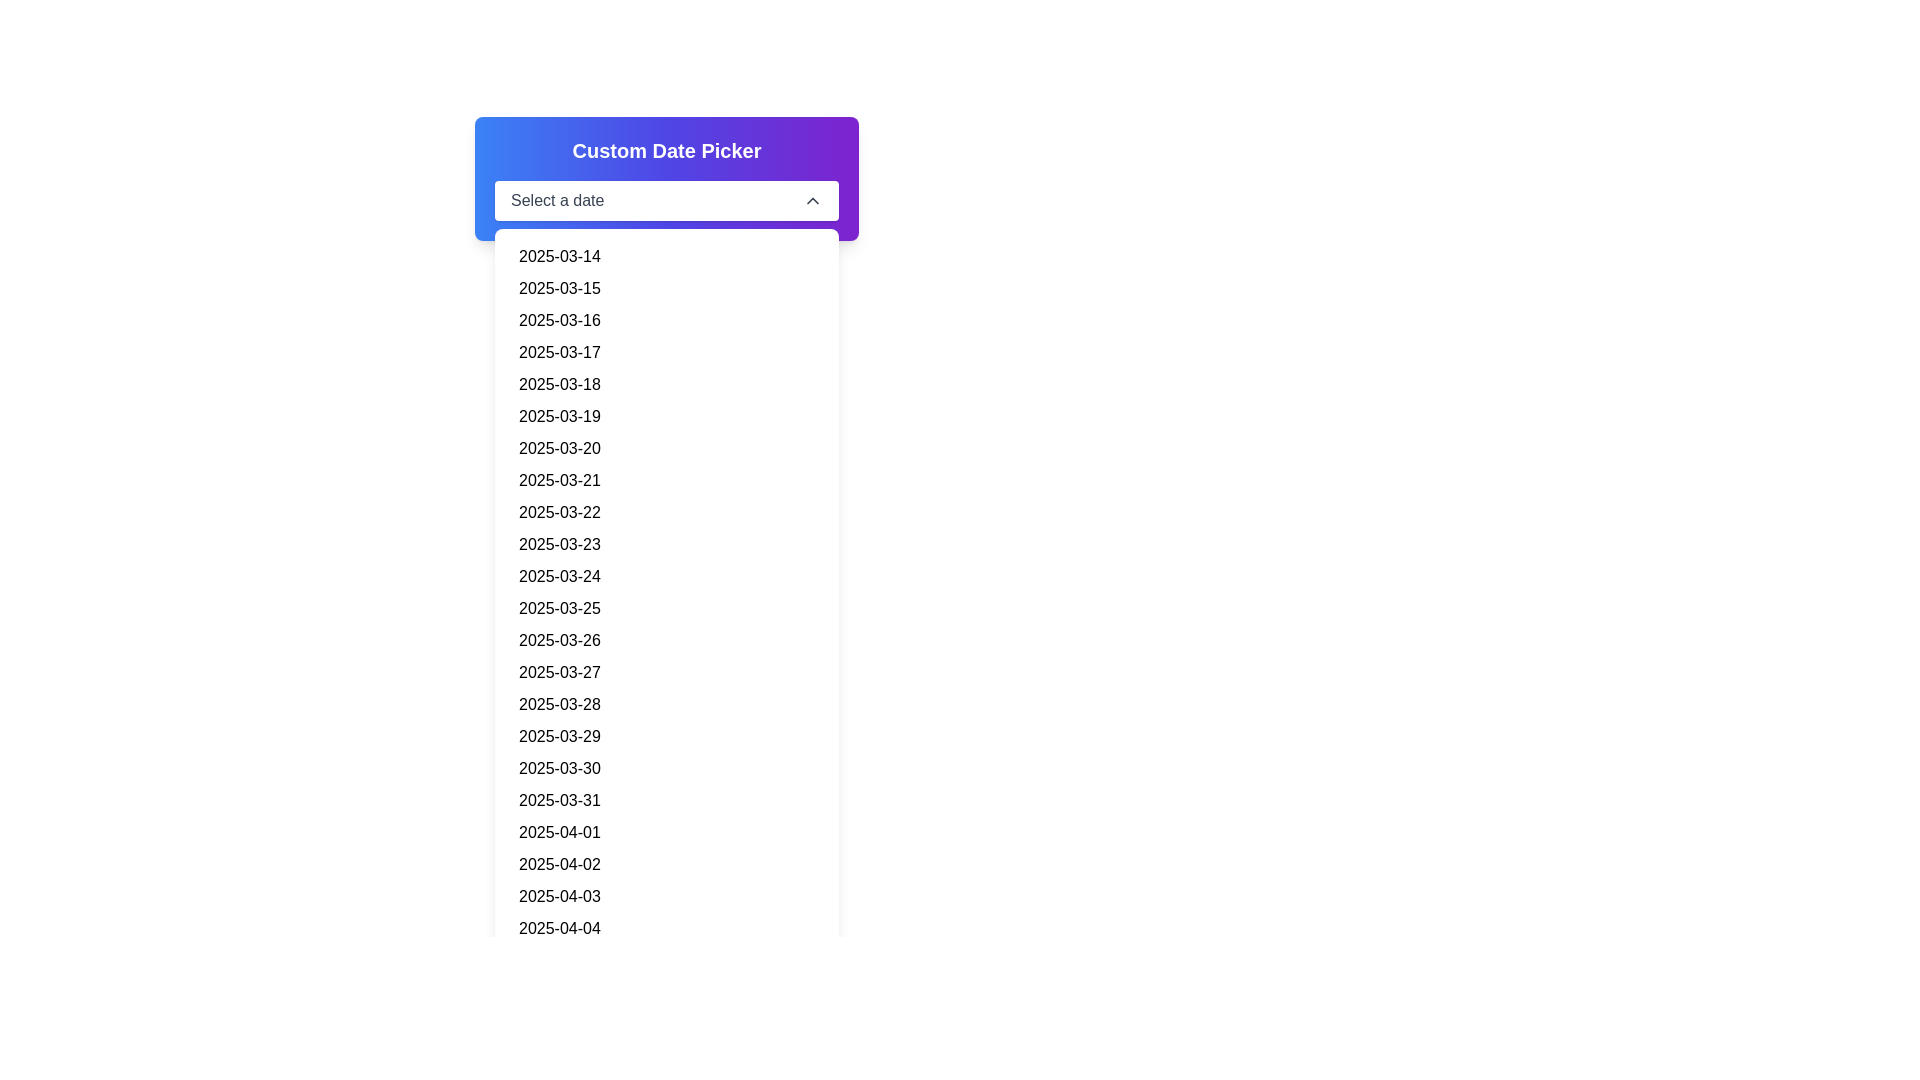 This screenshot has height=1080, width=1920. What do you see at coordinates (667, 608) in the screenshot?
I see `the twelfth date entry in the date picker list, which is positioned between '2025-03-24' and '2025-03-26'` at bounding box center [667, 608].